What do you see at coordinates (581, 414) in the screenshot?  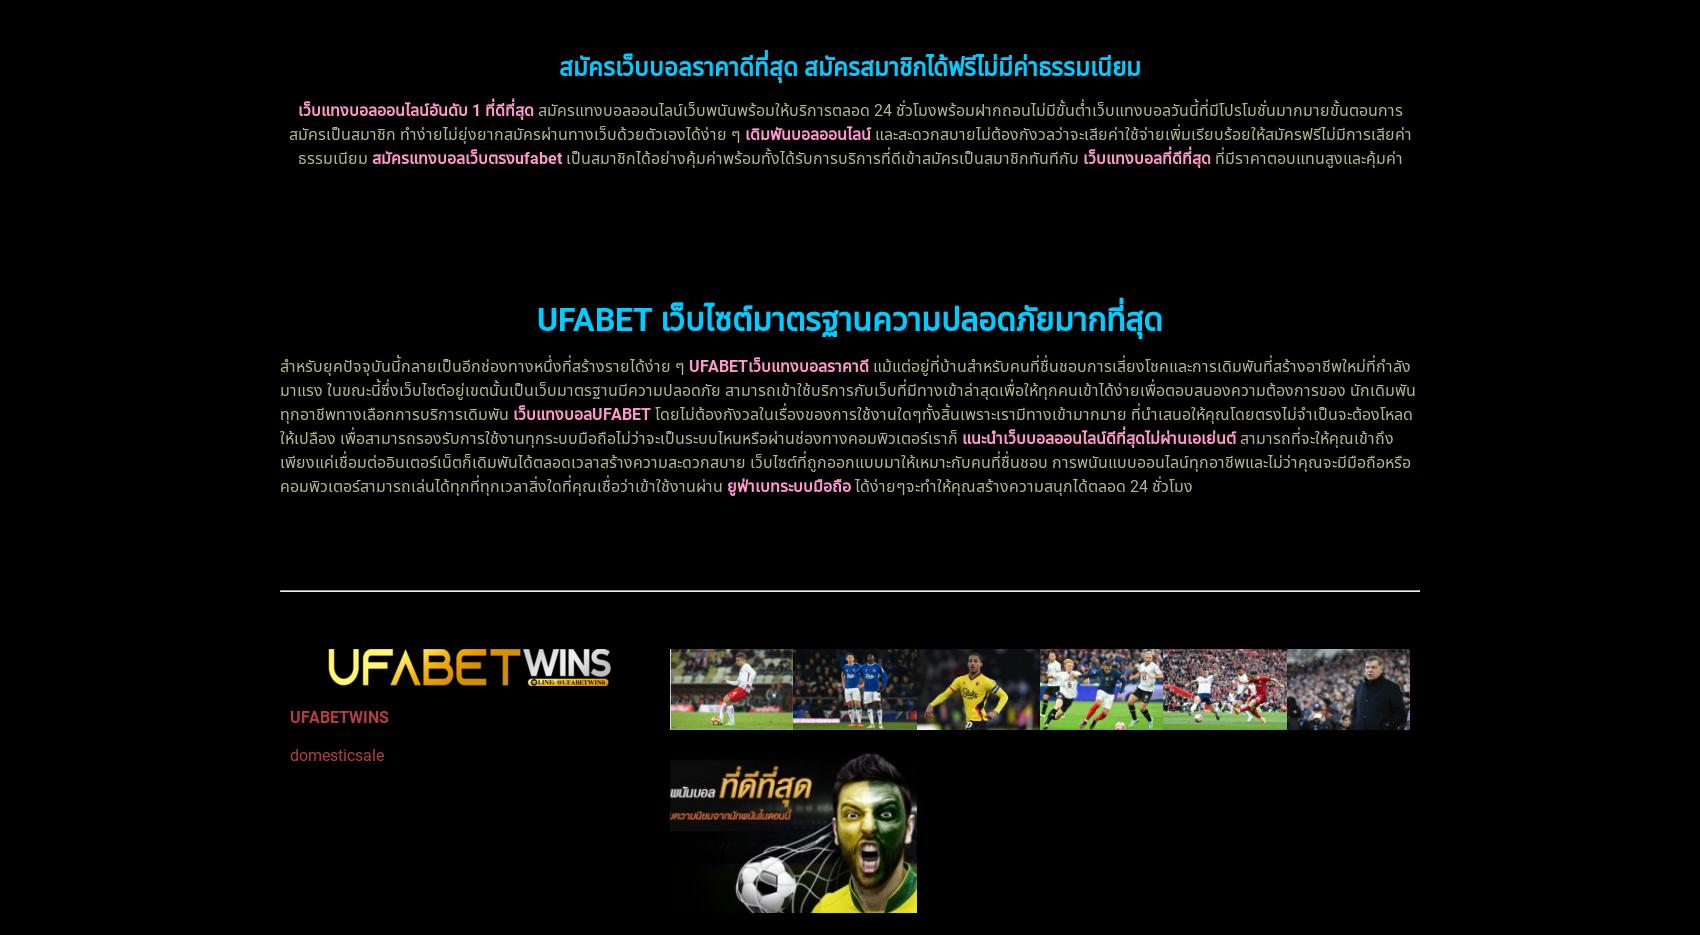 I see `'เว็บแทงบอลUFABET'` at bounding box center [581, 414].